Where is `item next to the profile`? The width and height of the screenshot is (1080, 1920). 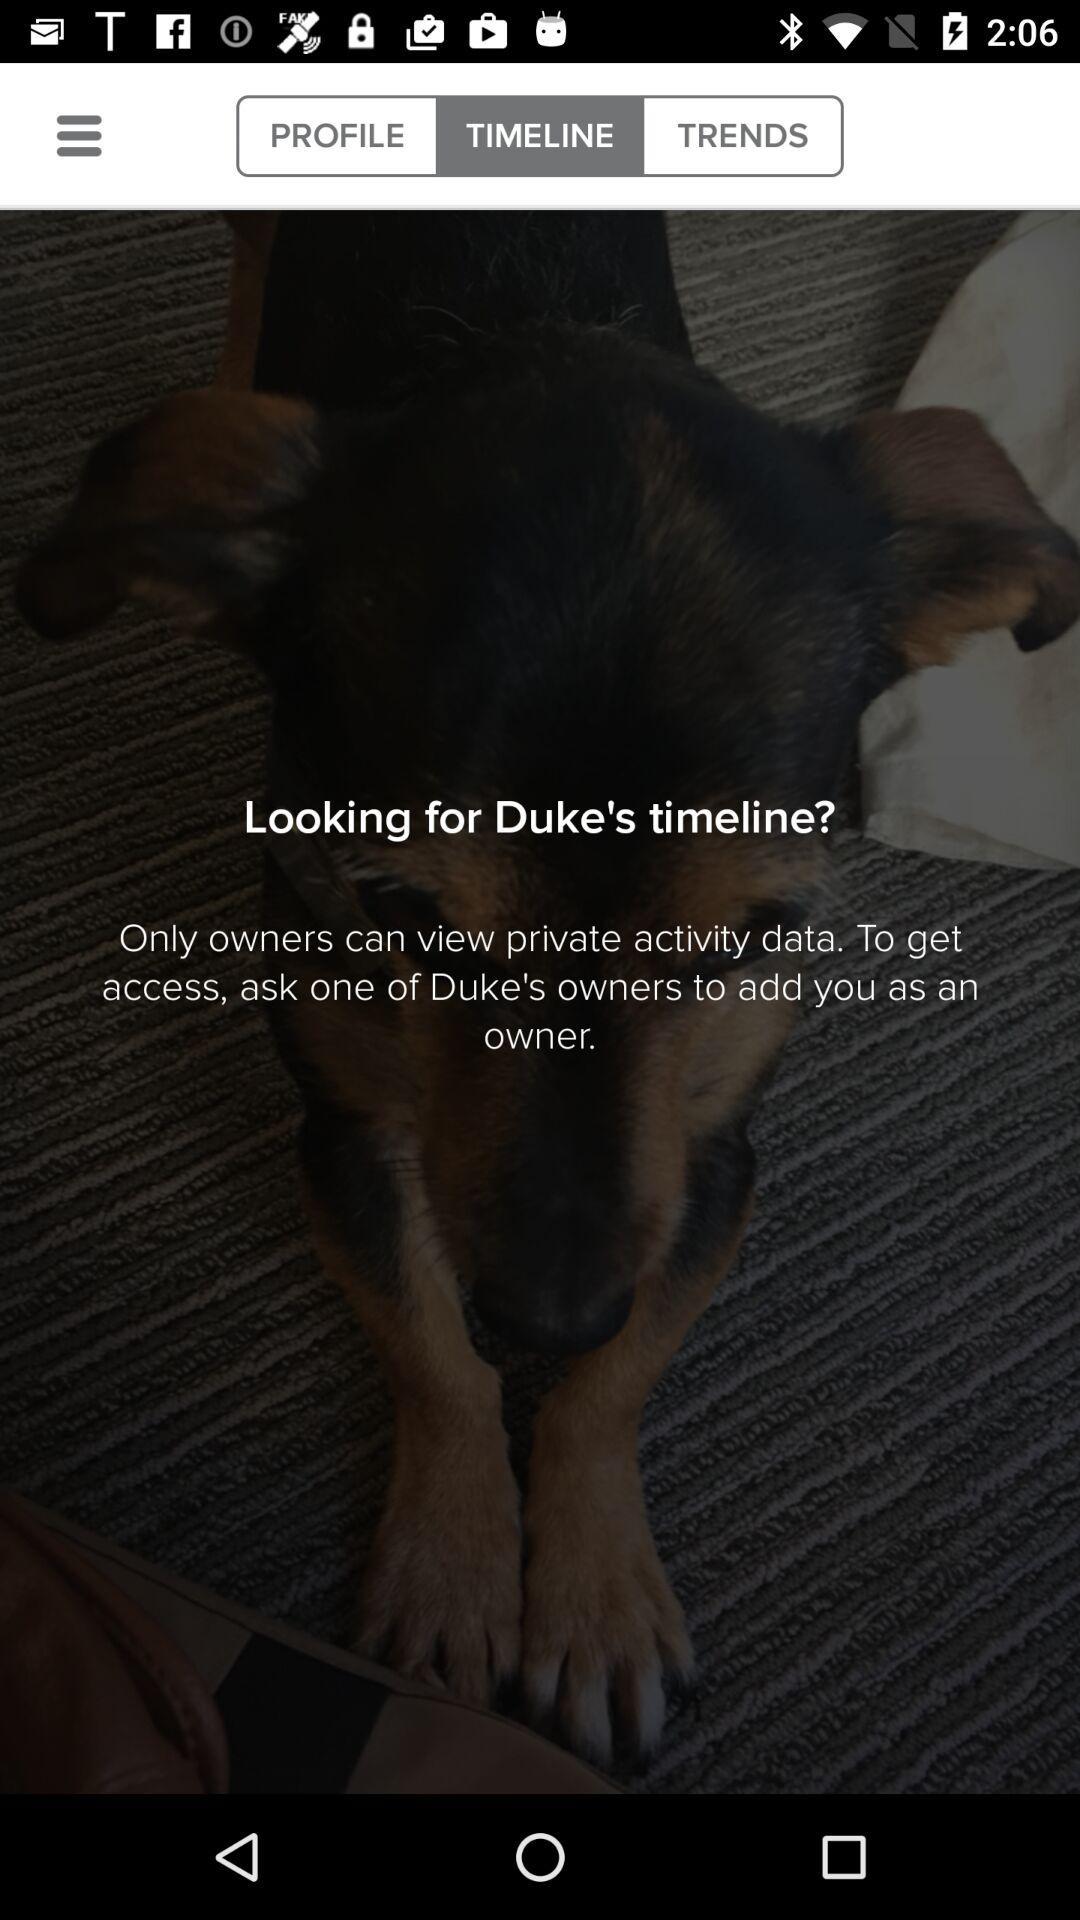 item next to the profile is located at coordinates (78, 135).